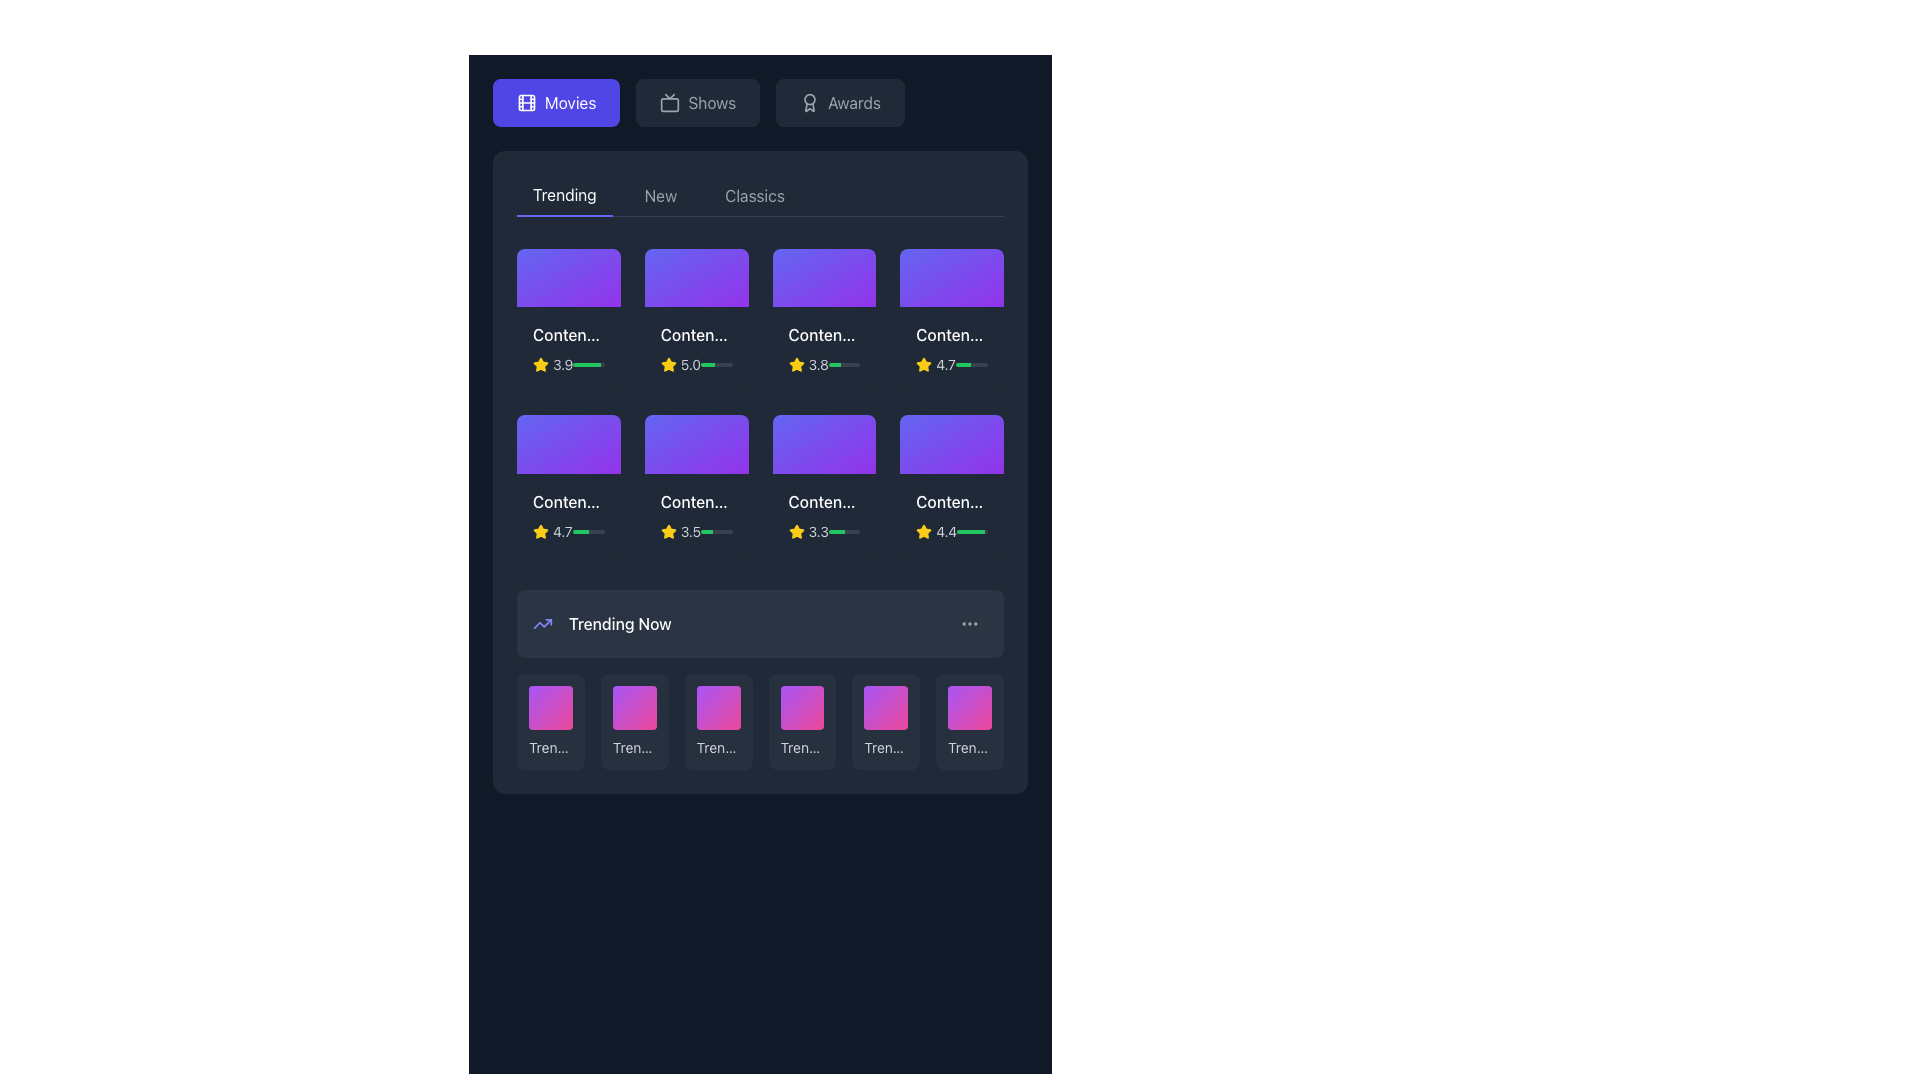 This screenshot has height=1080, width=1920. Describe the element at coordinates (969, 622) in the screenshot. I see `the menu trigger located` at that location.